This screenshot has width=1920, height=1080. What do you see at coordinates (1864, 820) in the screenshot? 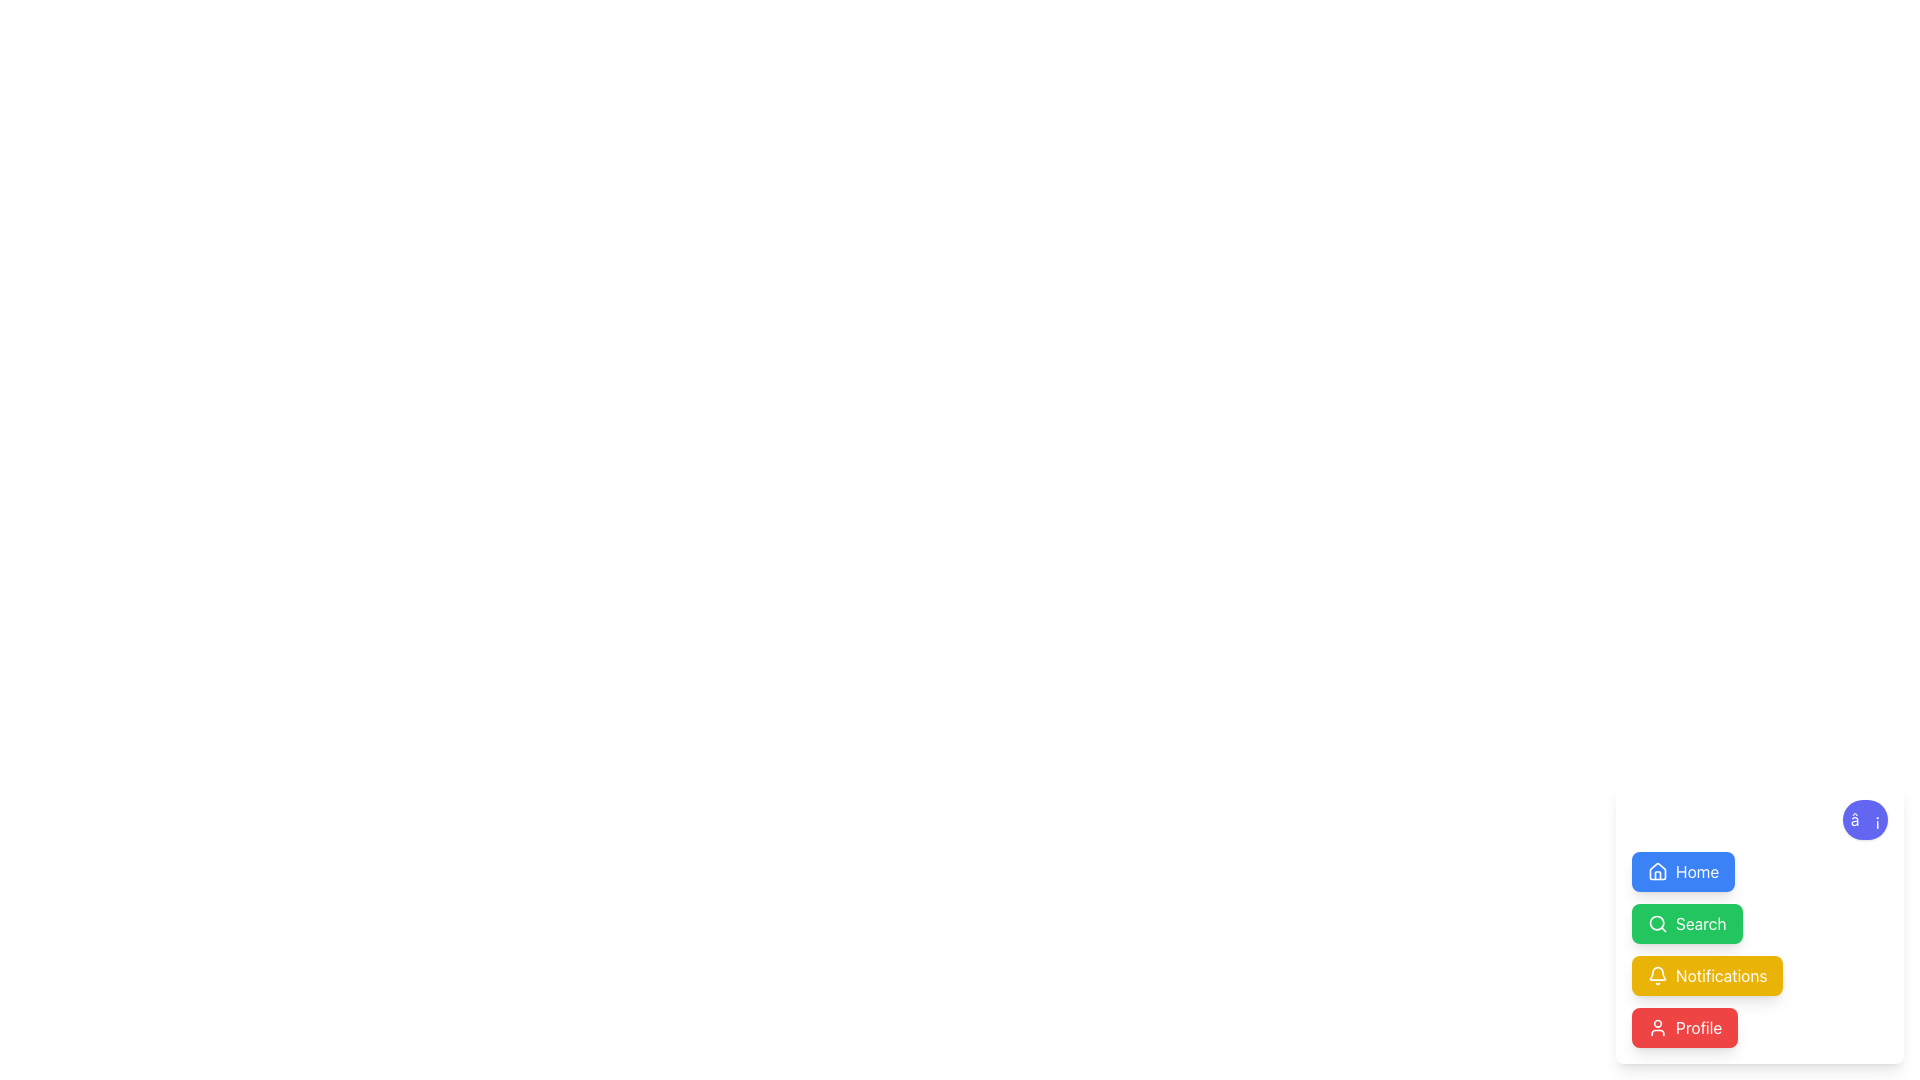
I see `the hamburger menu button located at the top-right corner of the vertical layout` at bounding box center [1864, 820].